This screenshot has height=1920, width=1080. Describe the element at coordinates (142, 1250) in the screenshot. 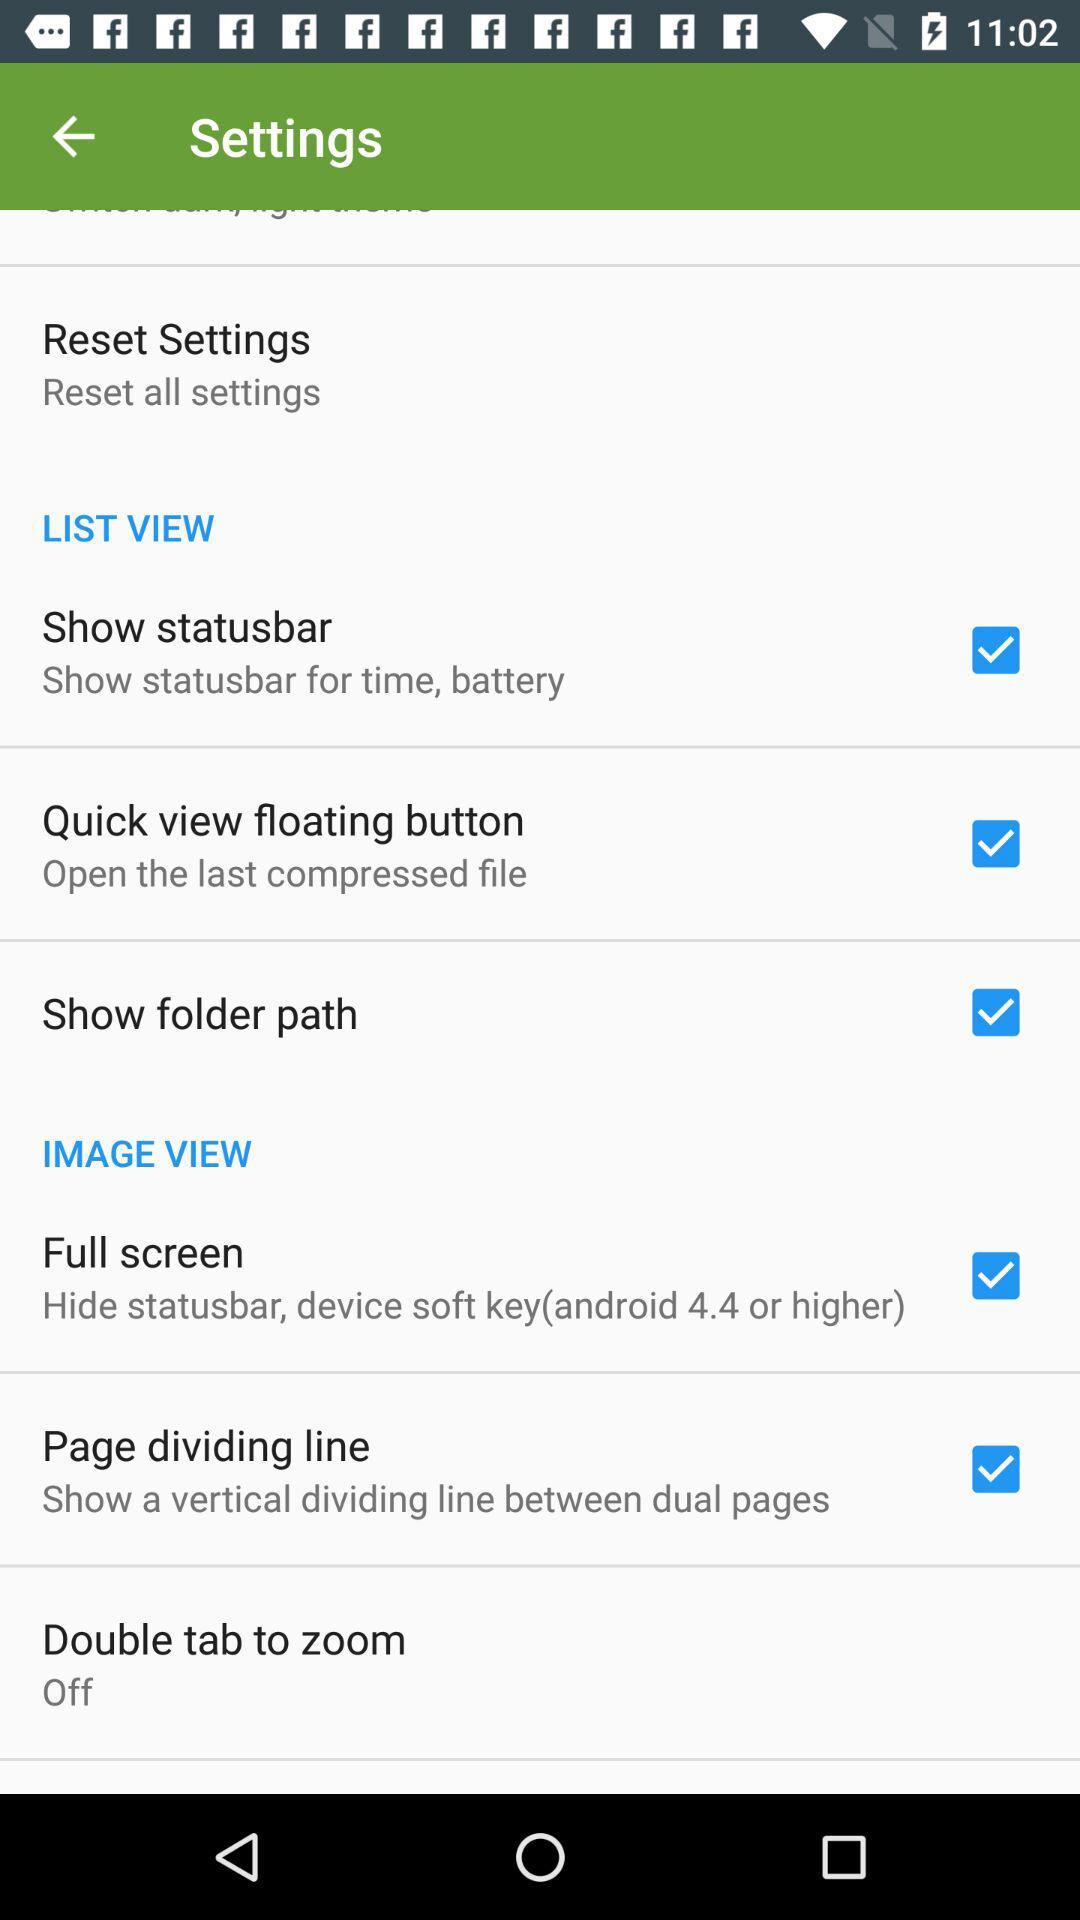

I see `full screen icon` at that location.